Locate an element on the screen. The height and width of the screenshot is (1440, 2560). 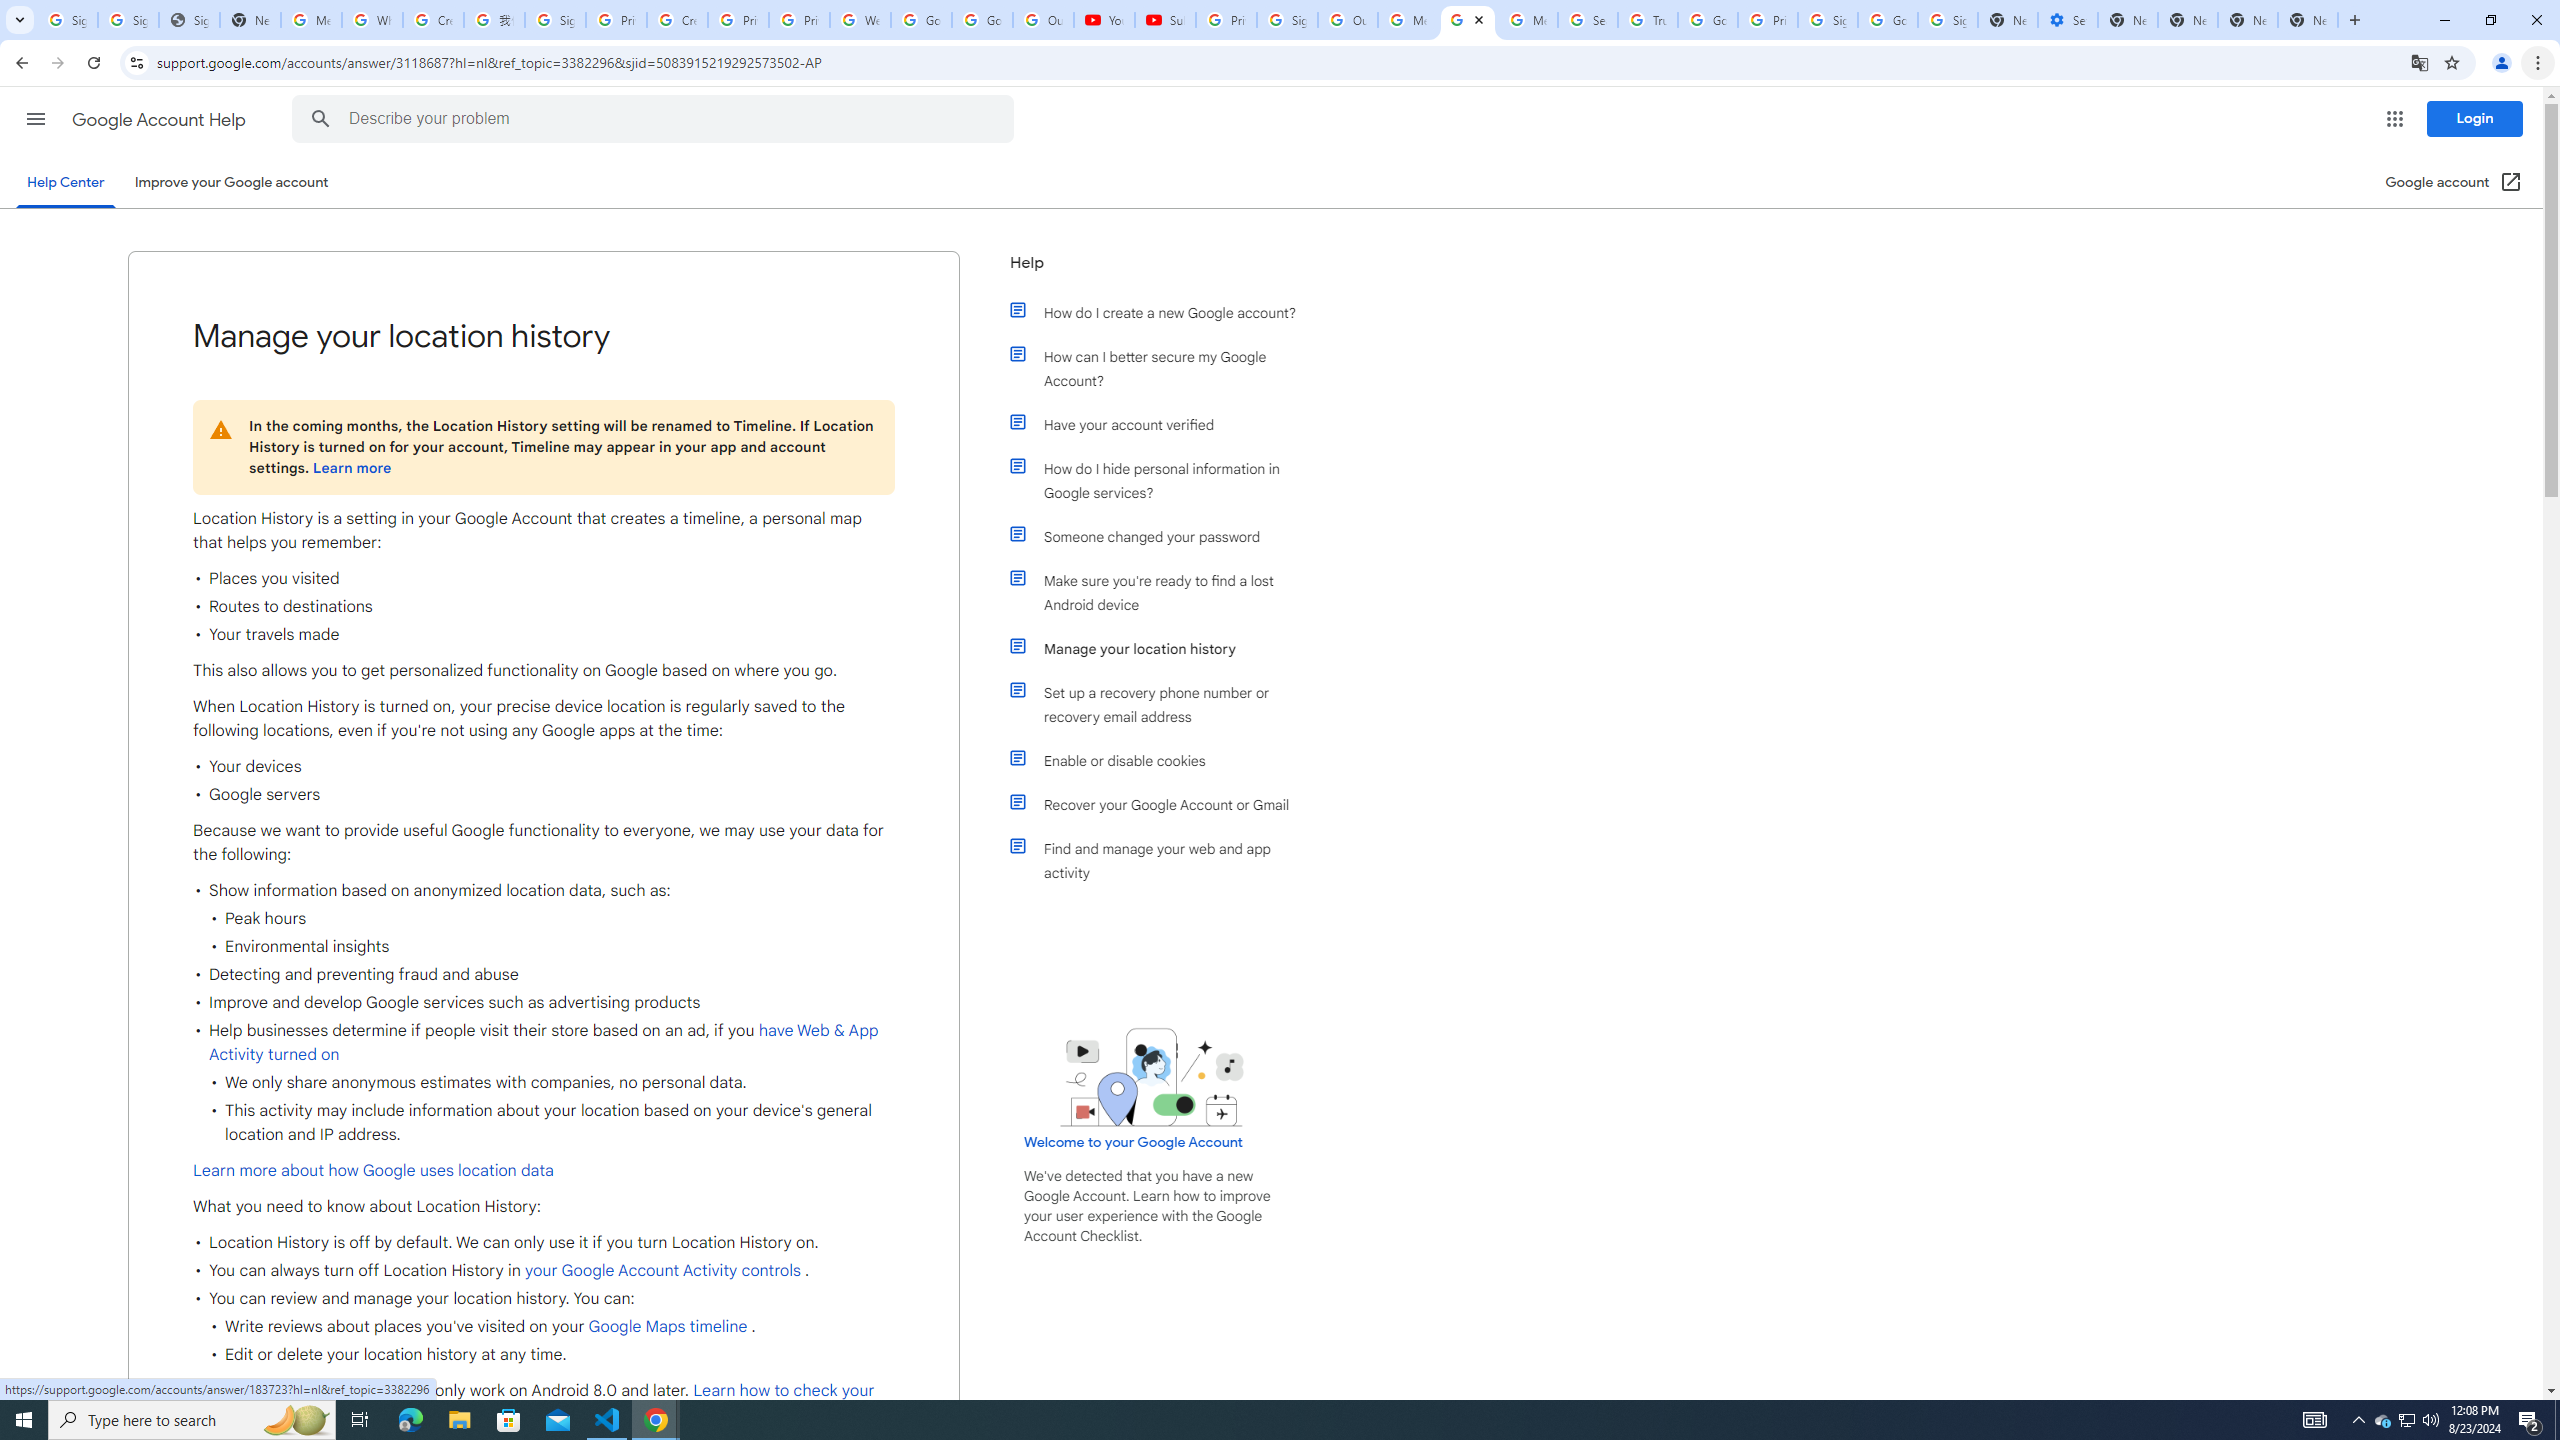
'have Web & App Activity turned on' is located at coordinates (543, 1042).